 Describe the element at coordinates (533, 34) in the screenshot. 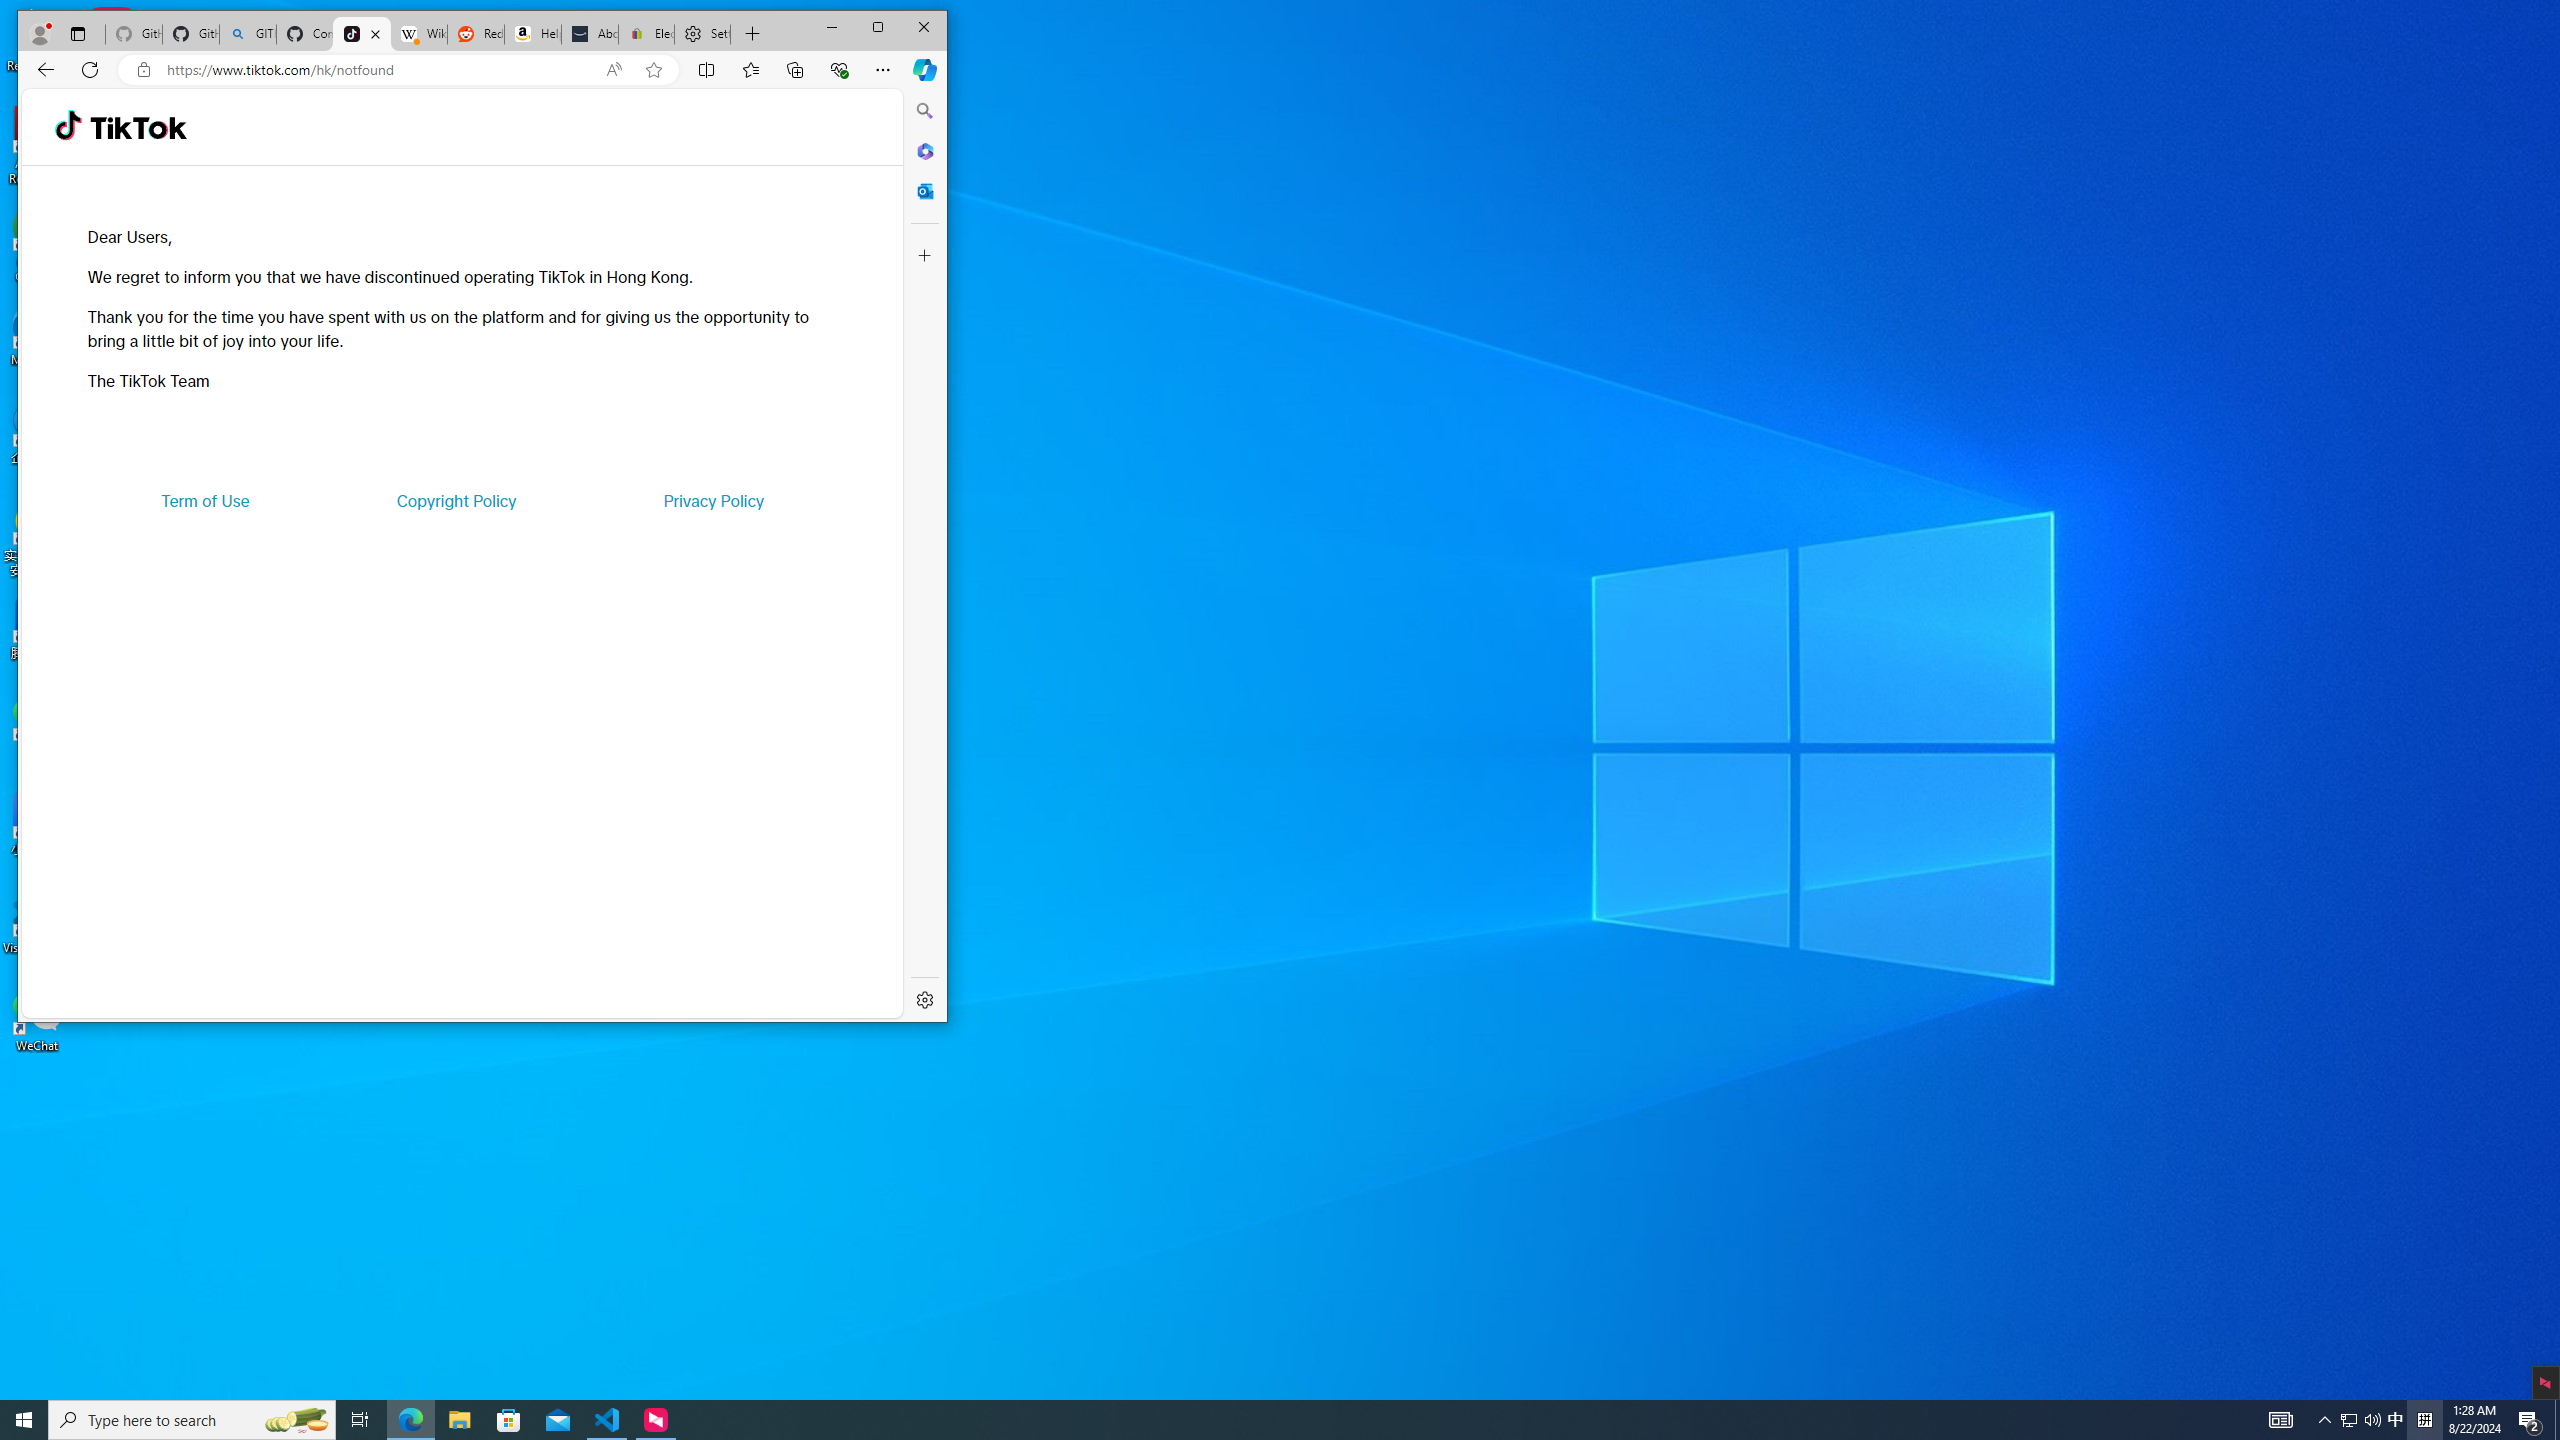

I see `'Help & Contact Us - Amazon Customer Service'` at that location.